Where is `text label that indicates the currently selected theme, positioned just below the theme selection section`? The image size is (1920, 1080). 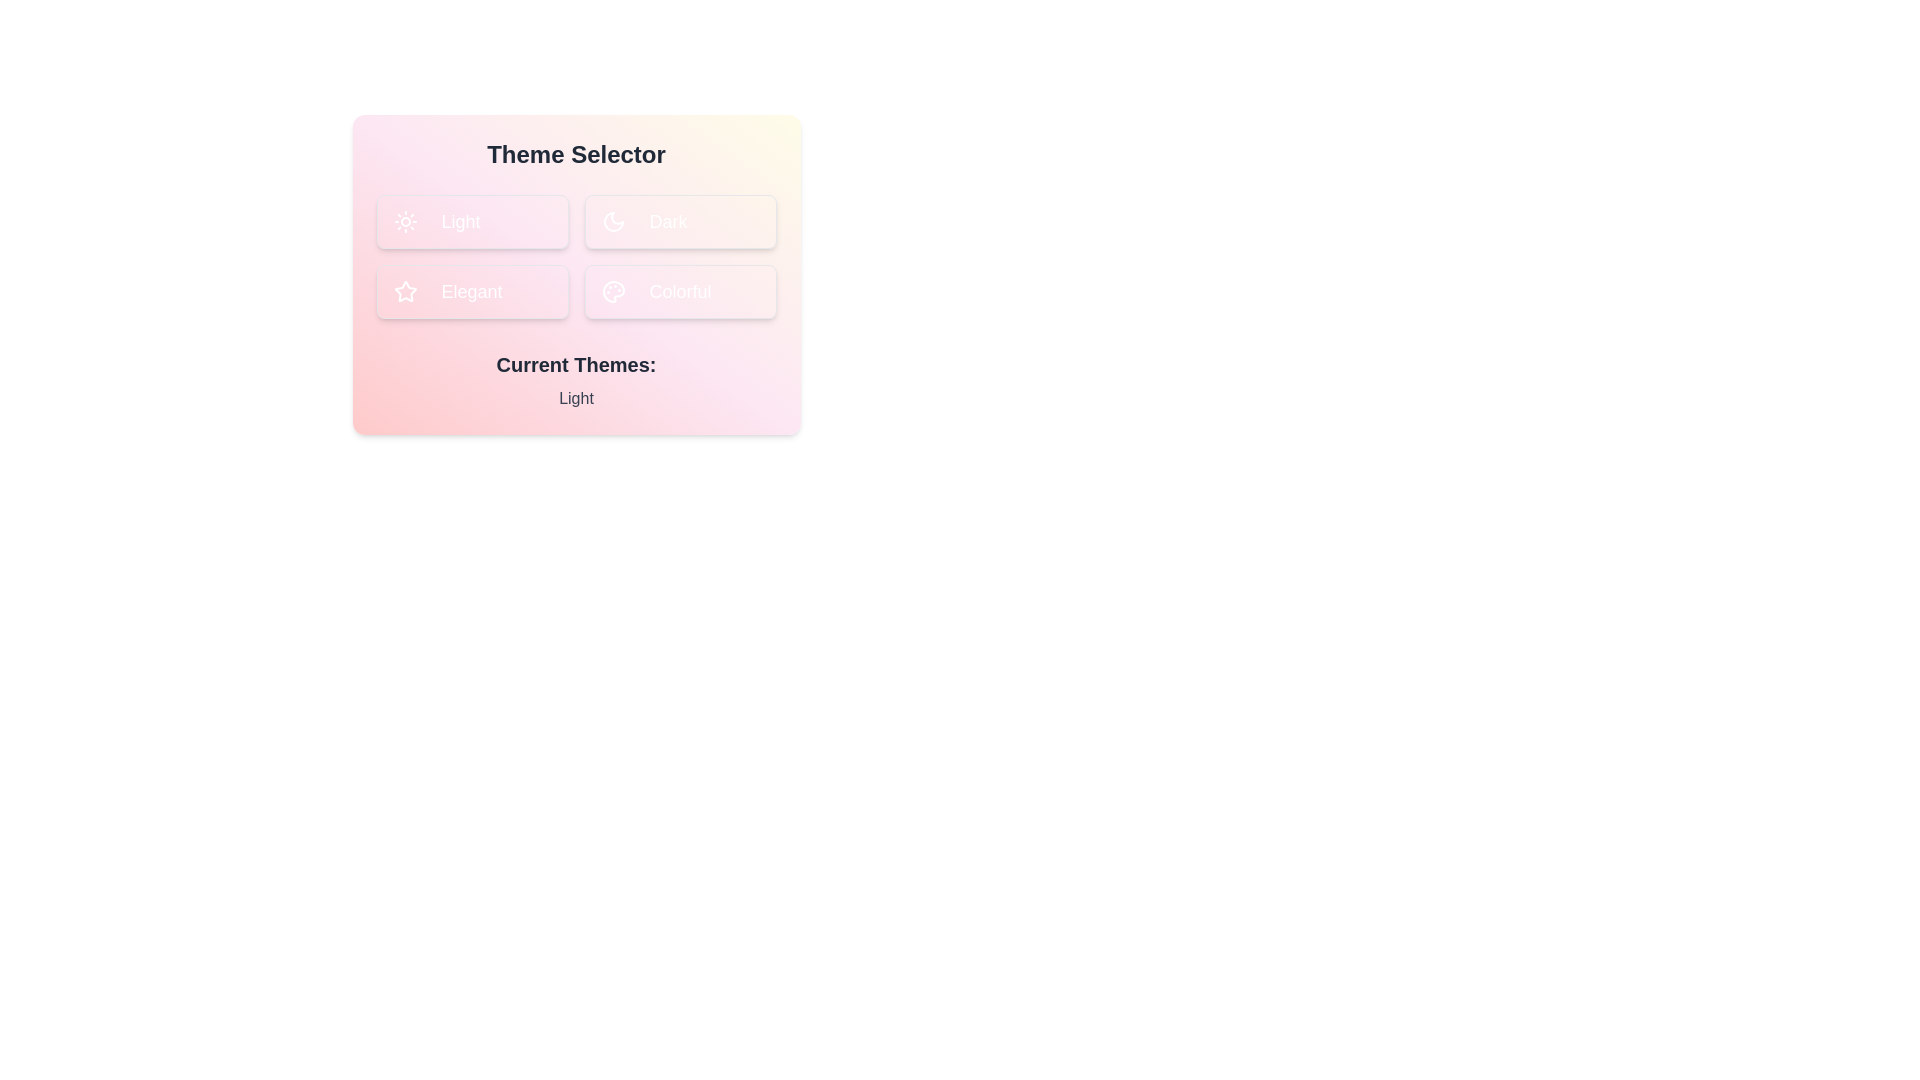 text label that indicates the currently selected theme, positioned just below the theme selection section is located at coordinates (575, 365).